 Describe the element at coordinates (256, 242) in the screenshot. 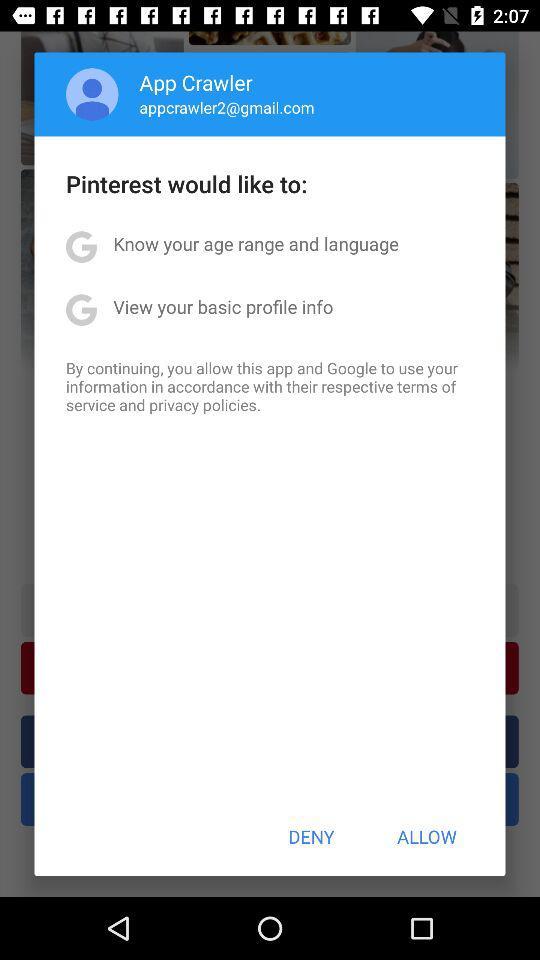

I see `the app below the pinterest would like app` at that location.